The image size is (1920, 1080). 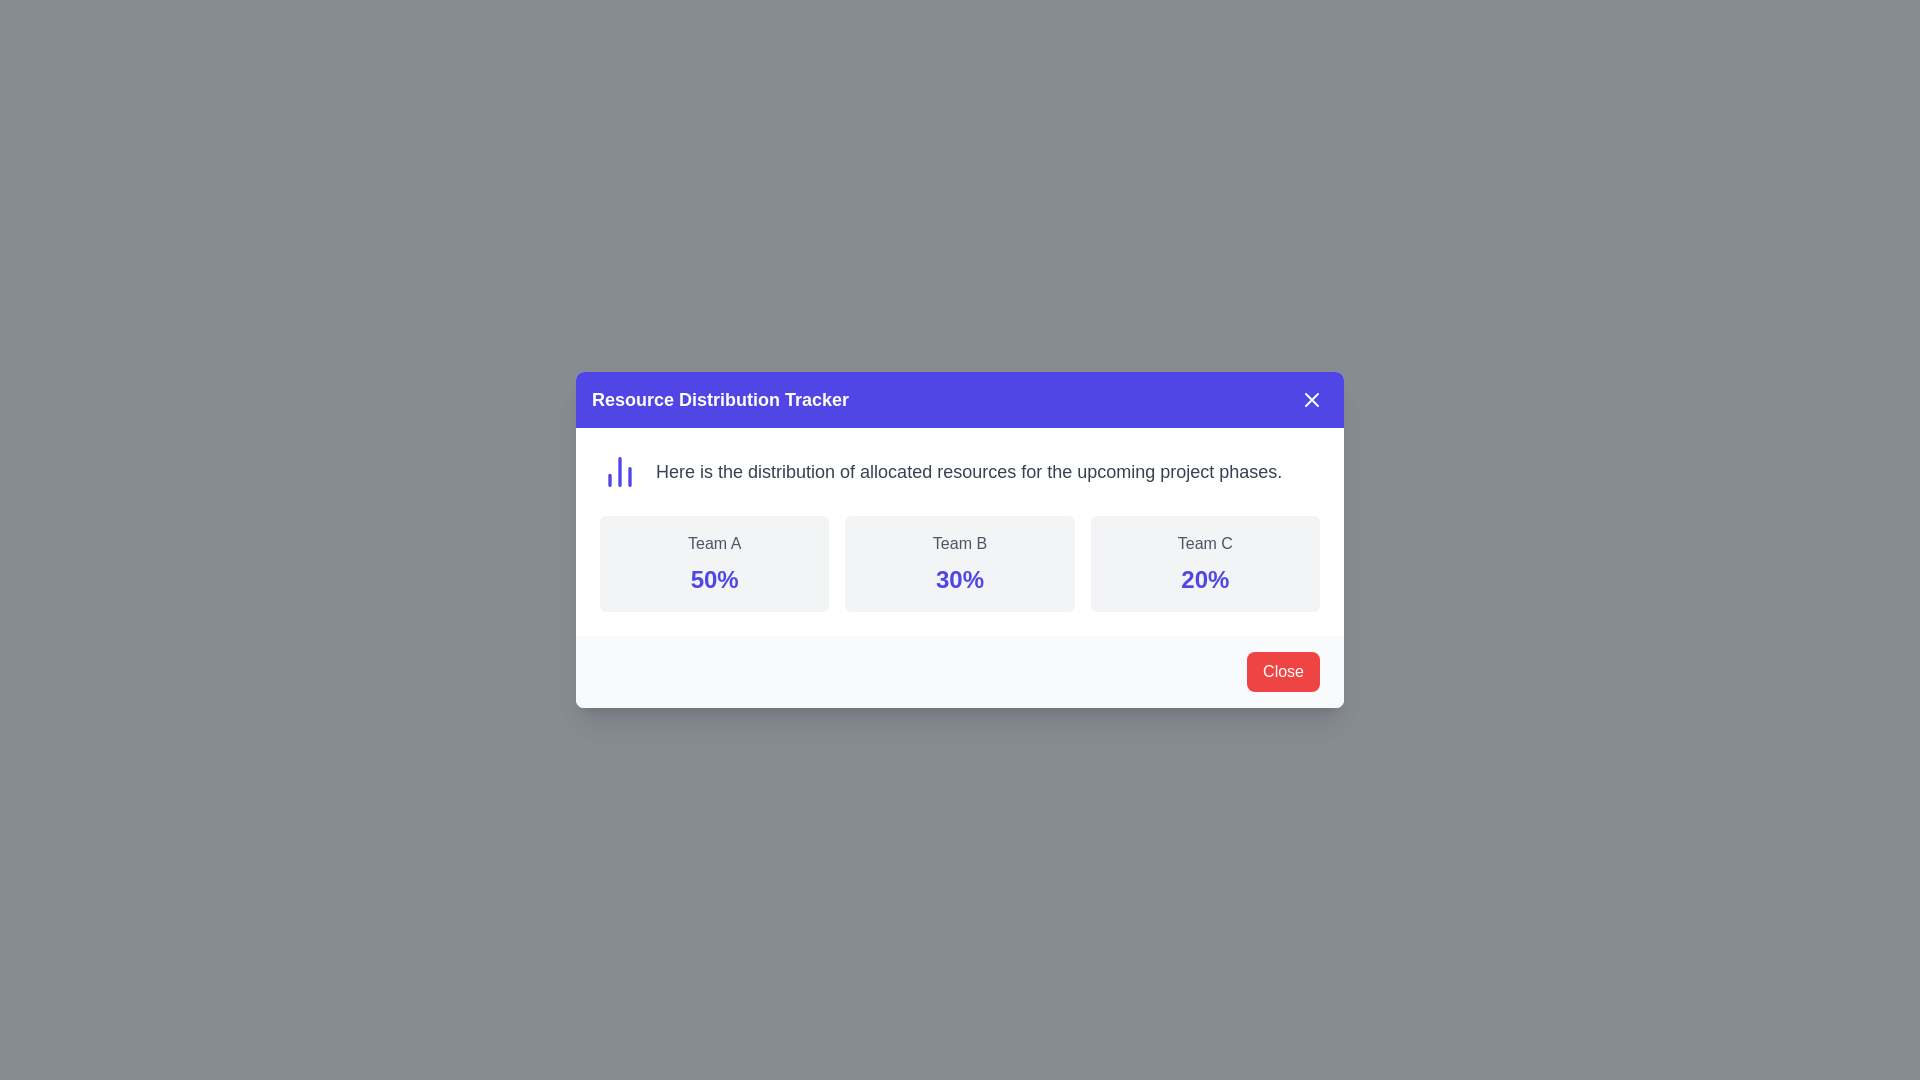 What do you see at coordinates (1311, 400) in the screenshot?
I see `the close button located at the rightmost corner of the title bar of the 'Resource Distribution Tracker' modal dialog` at bounding box center [1311, 400].